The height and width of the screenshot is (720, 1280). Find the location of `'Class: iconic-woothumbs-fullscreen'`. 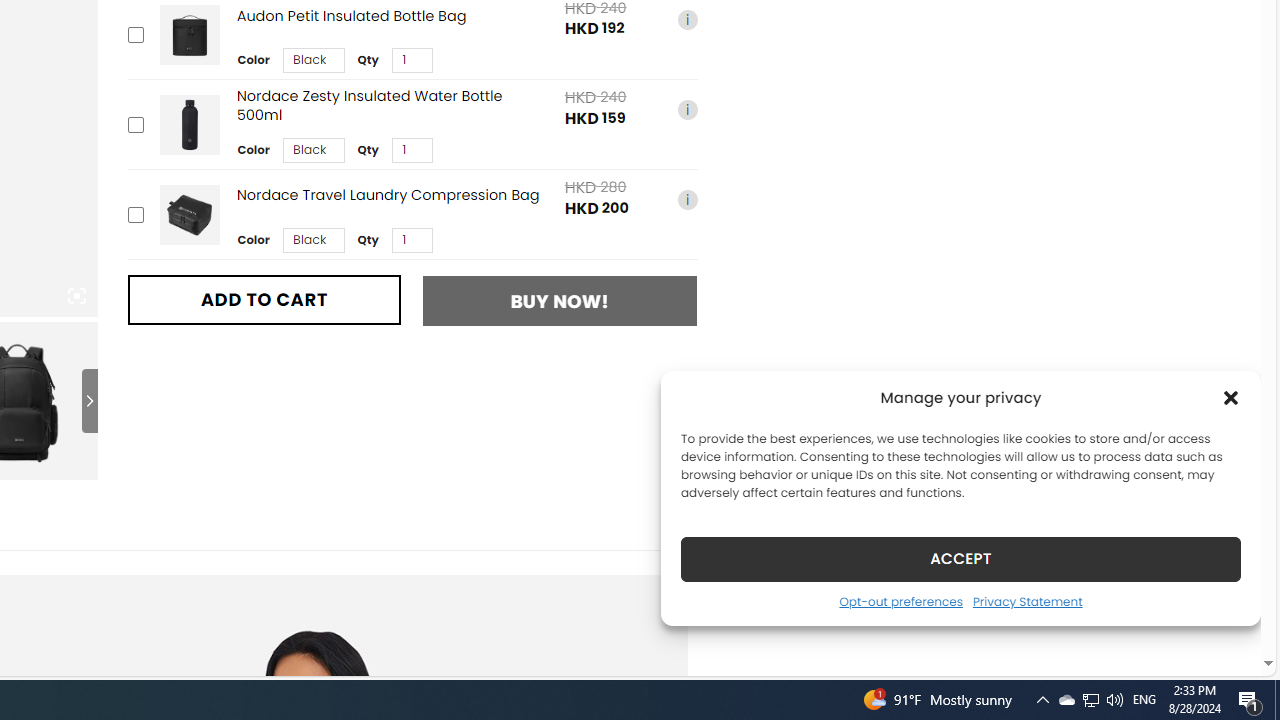

'Class: iconic-woothumbs-fullscreen' is located at coordinates (76, 296).